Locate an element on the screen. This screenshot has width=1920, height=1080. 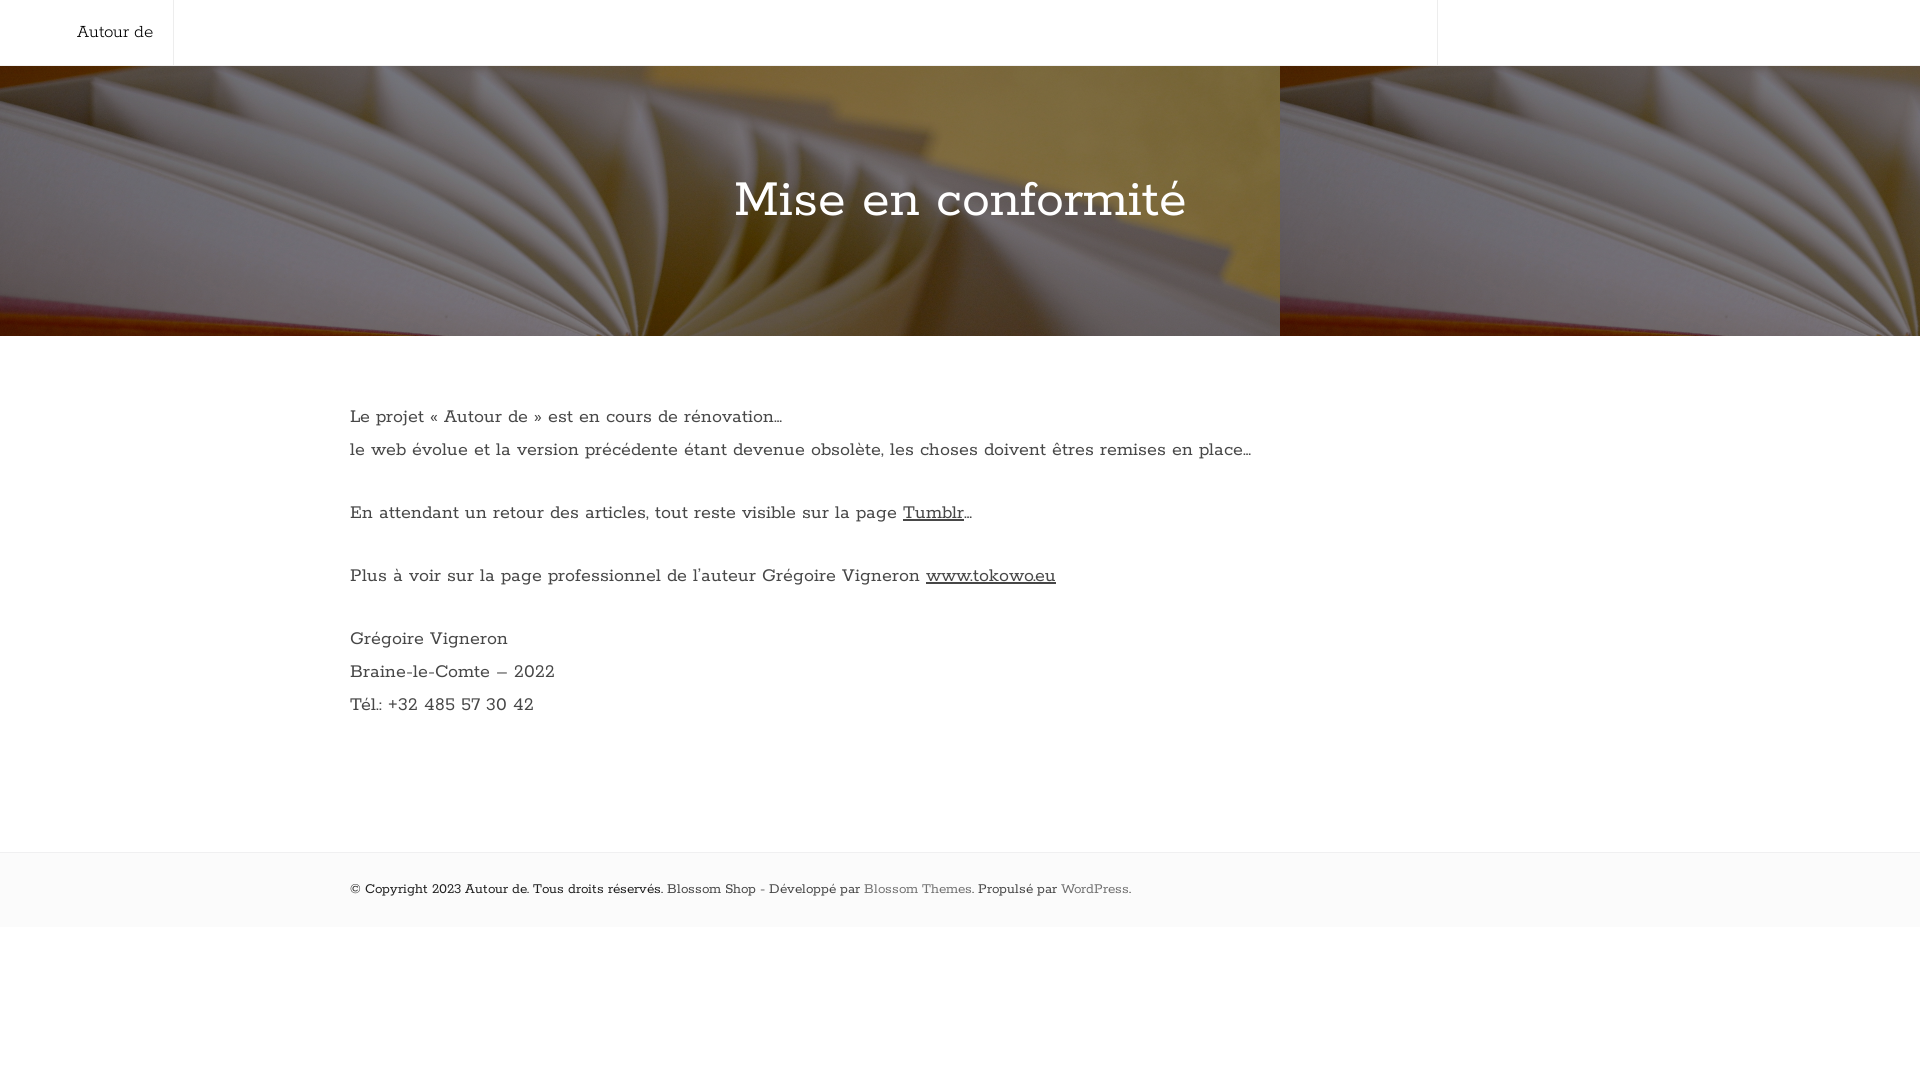
'WordPress' is located at coordinates (1093, 888).